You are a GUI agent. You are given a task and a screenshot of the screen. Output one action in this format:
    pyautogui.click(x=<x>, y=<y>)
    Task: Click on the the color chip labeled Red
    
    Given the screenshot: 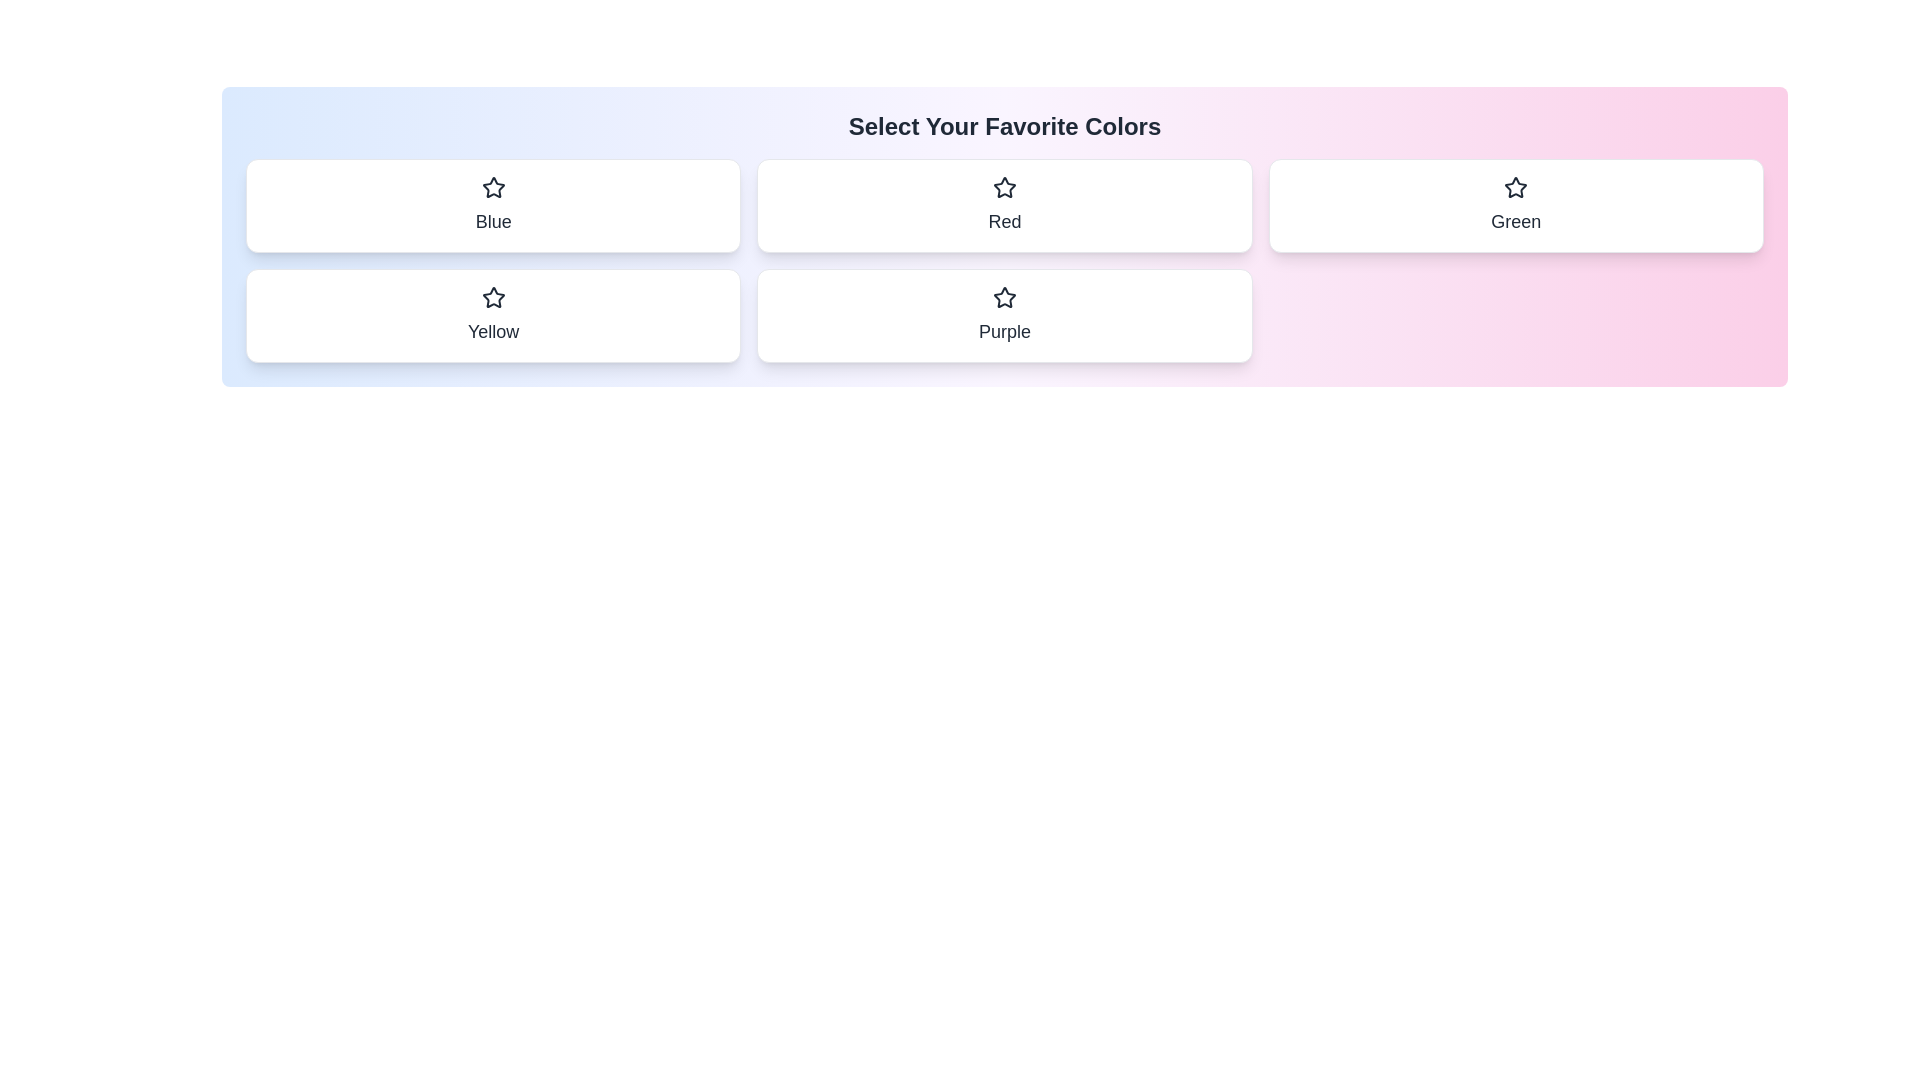 What is the action you would take?
    pyautogui.click(x=1004, y=205)
    